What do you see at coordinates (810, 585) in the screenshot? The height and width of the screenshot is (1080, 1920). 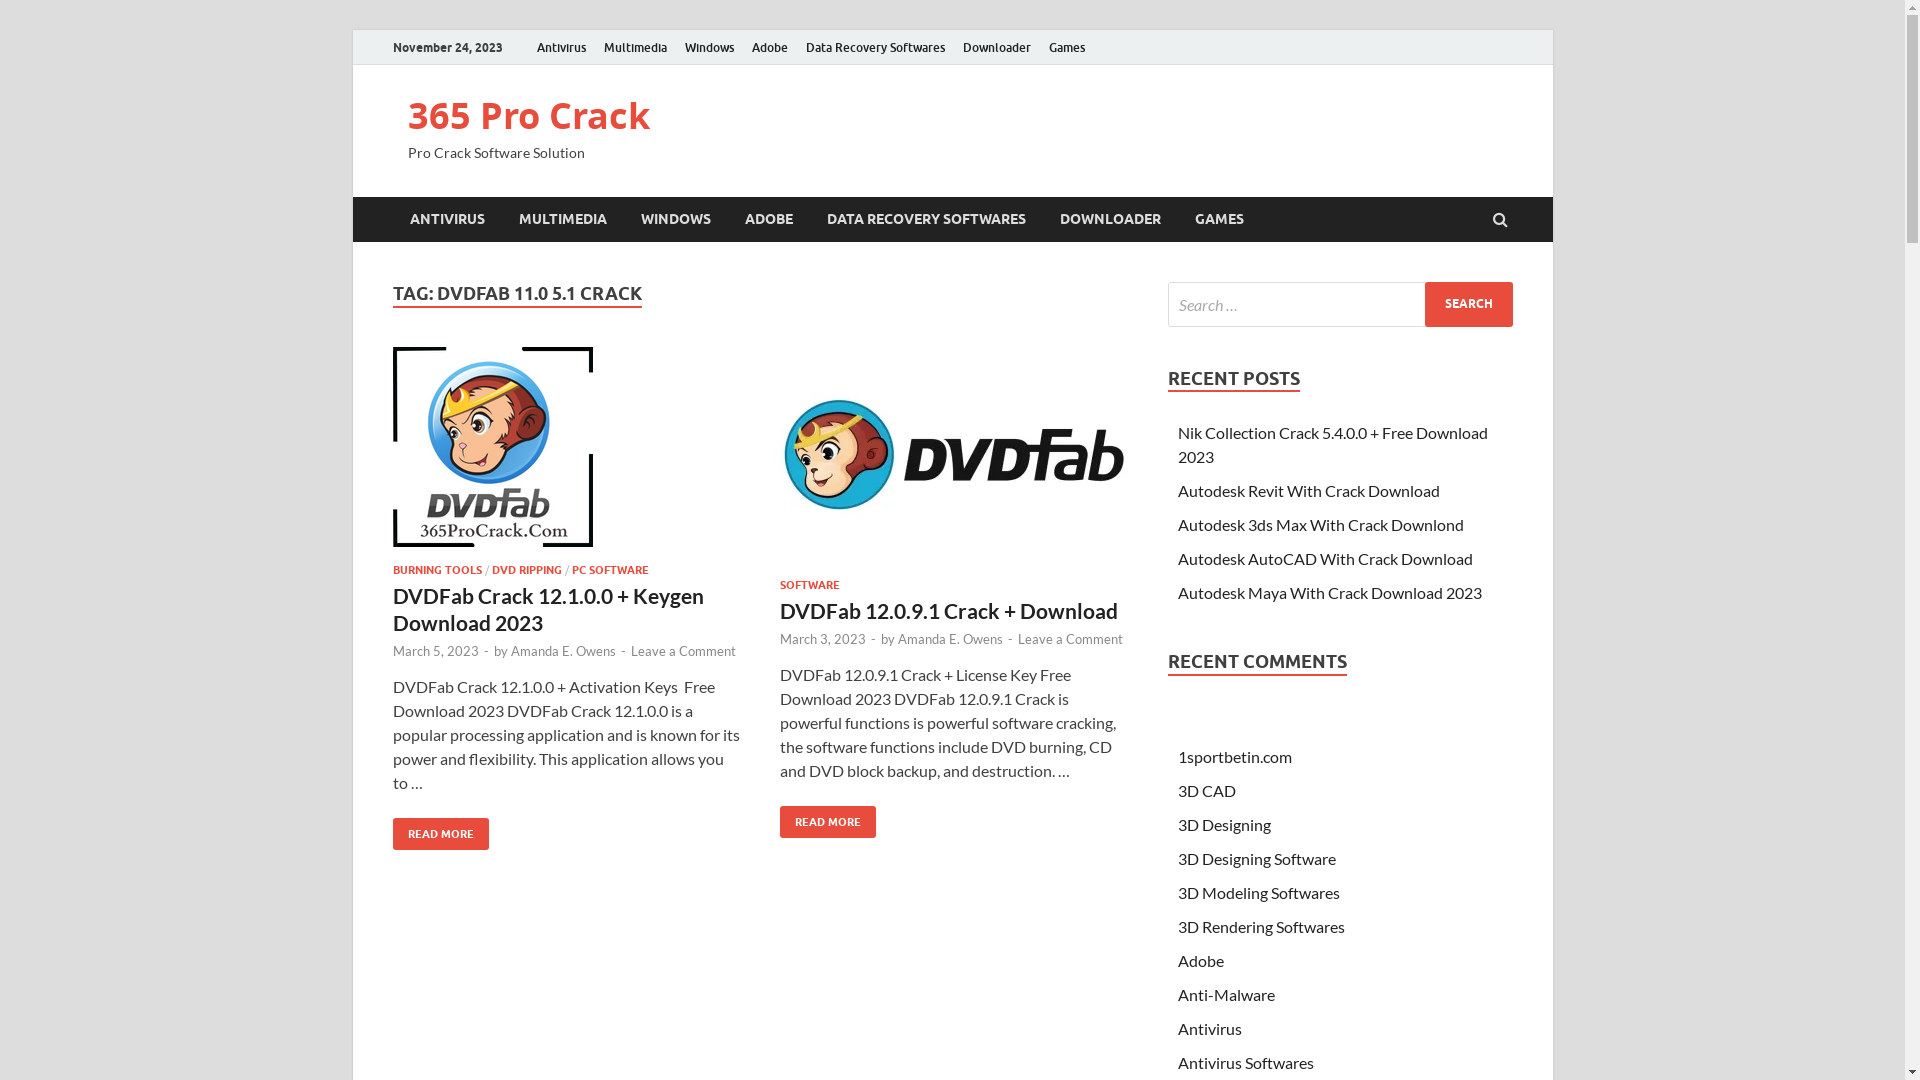 I see `'SOFTWARE'` at bounding box center [810, 585].